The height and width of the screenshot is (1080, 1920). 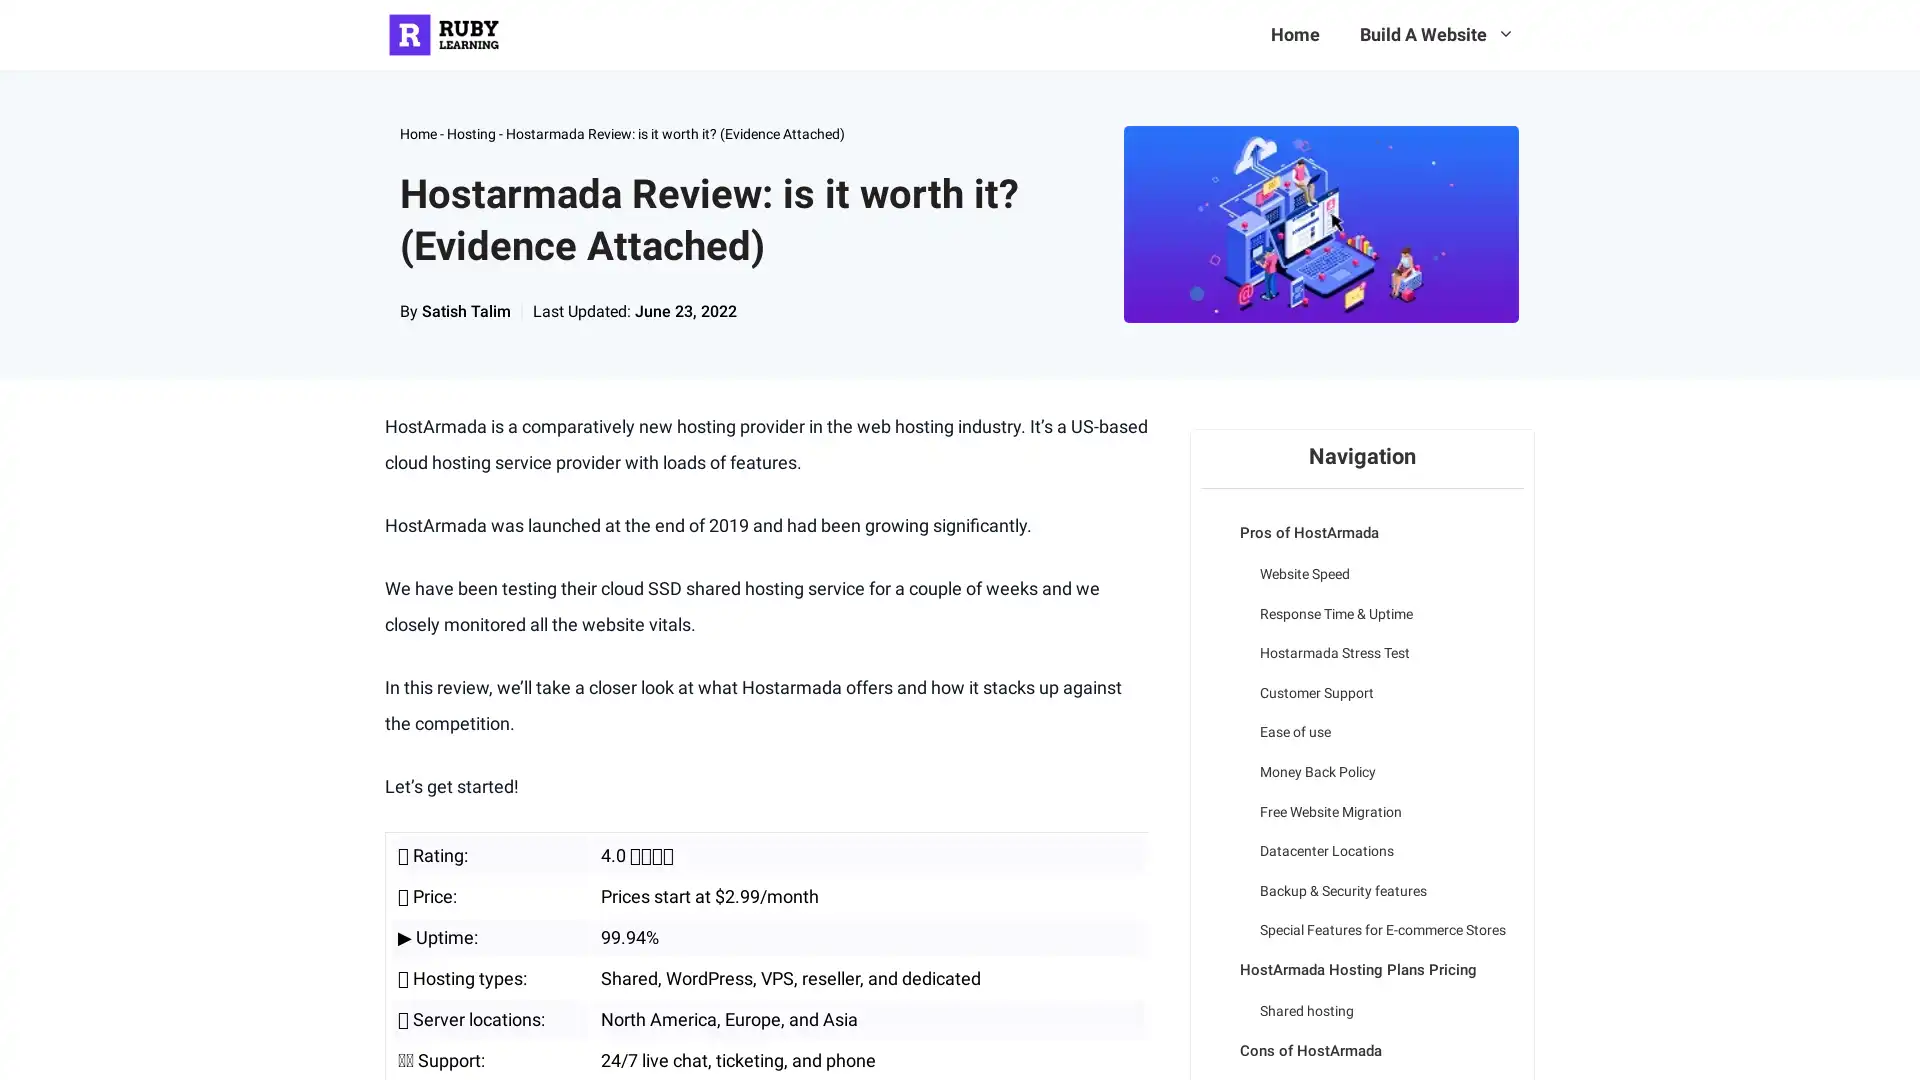 What do you see at coordinates (1214, 518) in the screenshot?
I see `Expand or collapse` at bounding box center [1214, 518].